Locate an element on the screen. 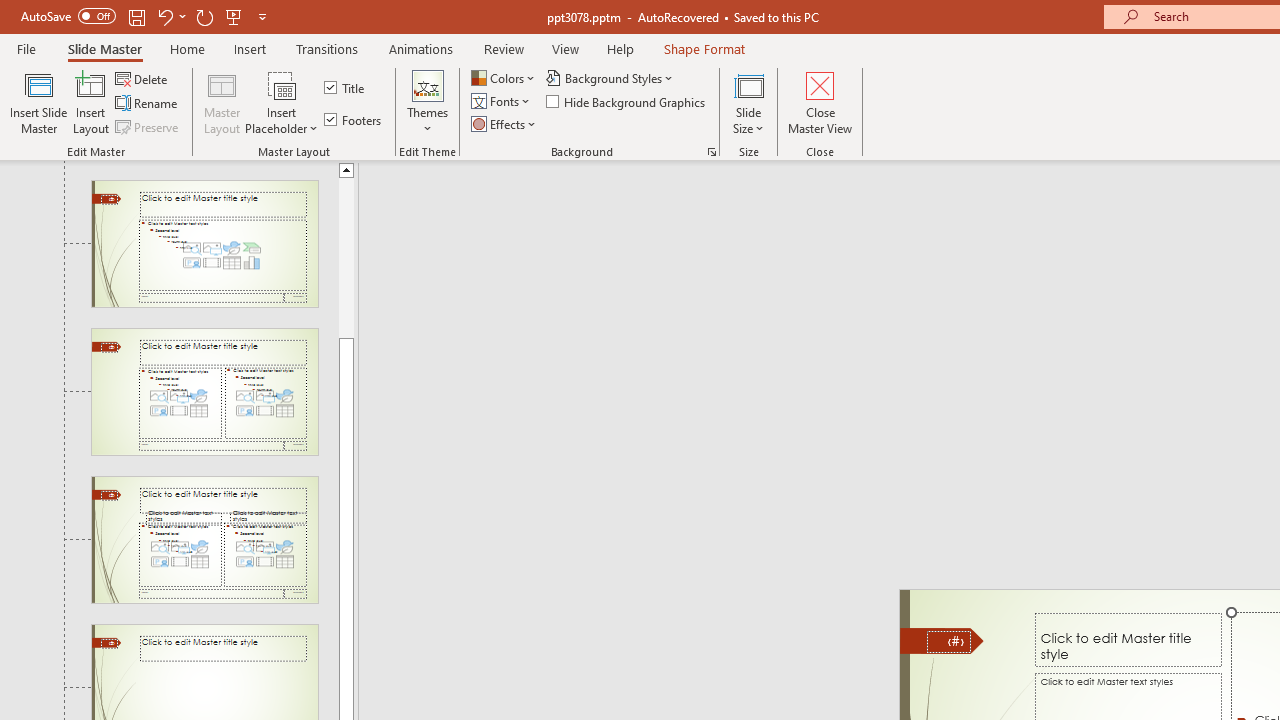 The image size is (1280, 720). 'Home' is located at coordinates (187, 48).